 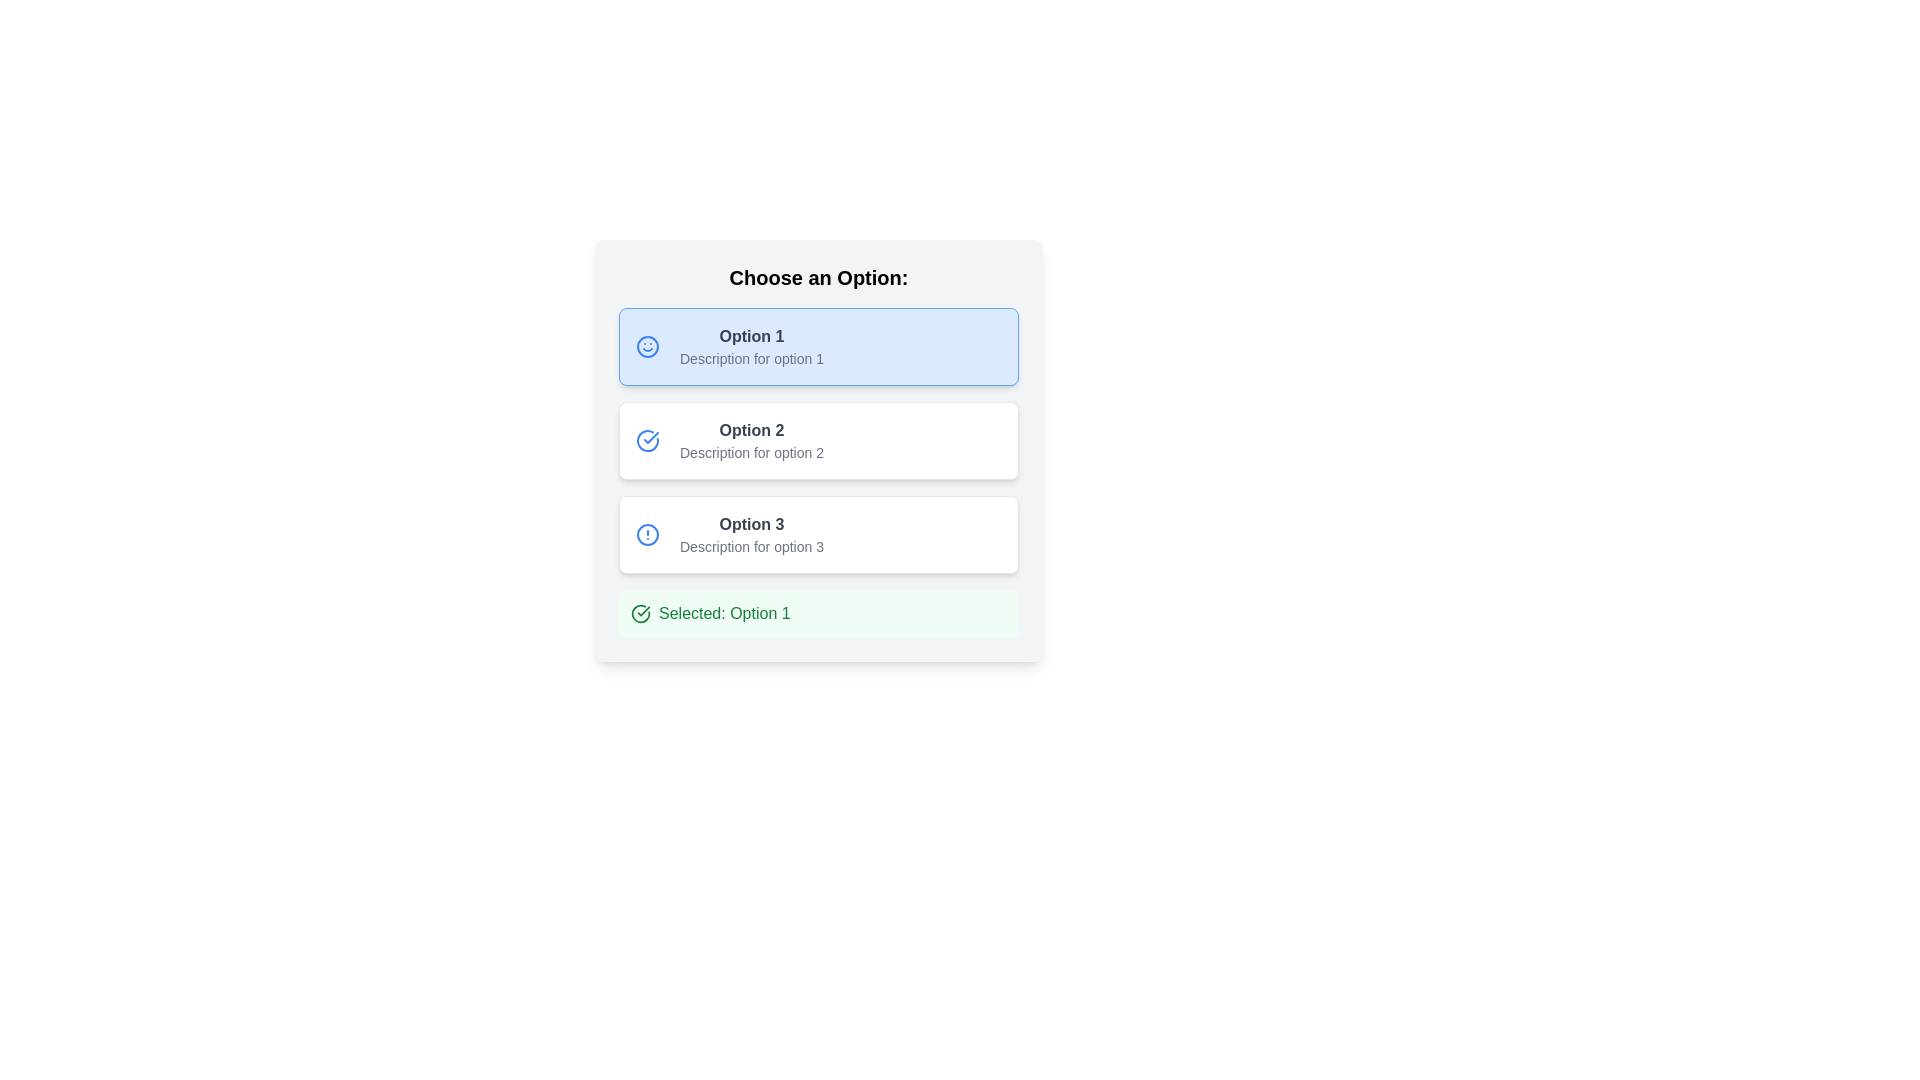 What do you see at coordinates (751, 452) in the screenshot?
I see `the text label that reads 'Description for option 2', which is styled in a smaller, gray font and located beneath the title 'Option 2'` at bounding box center [751, 452].